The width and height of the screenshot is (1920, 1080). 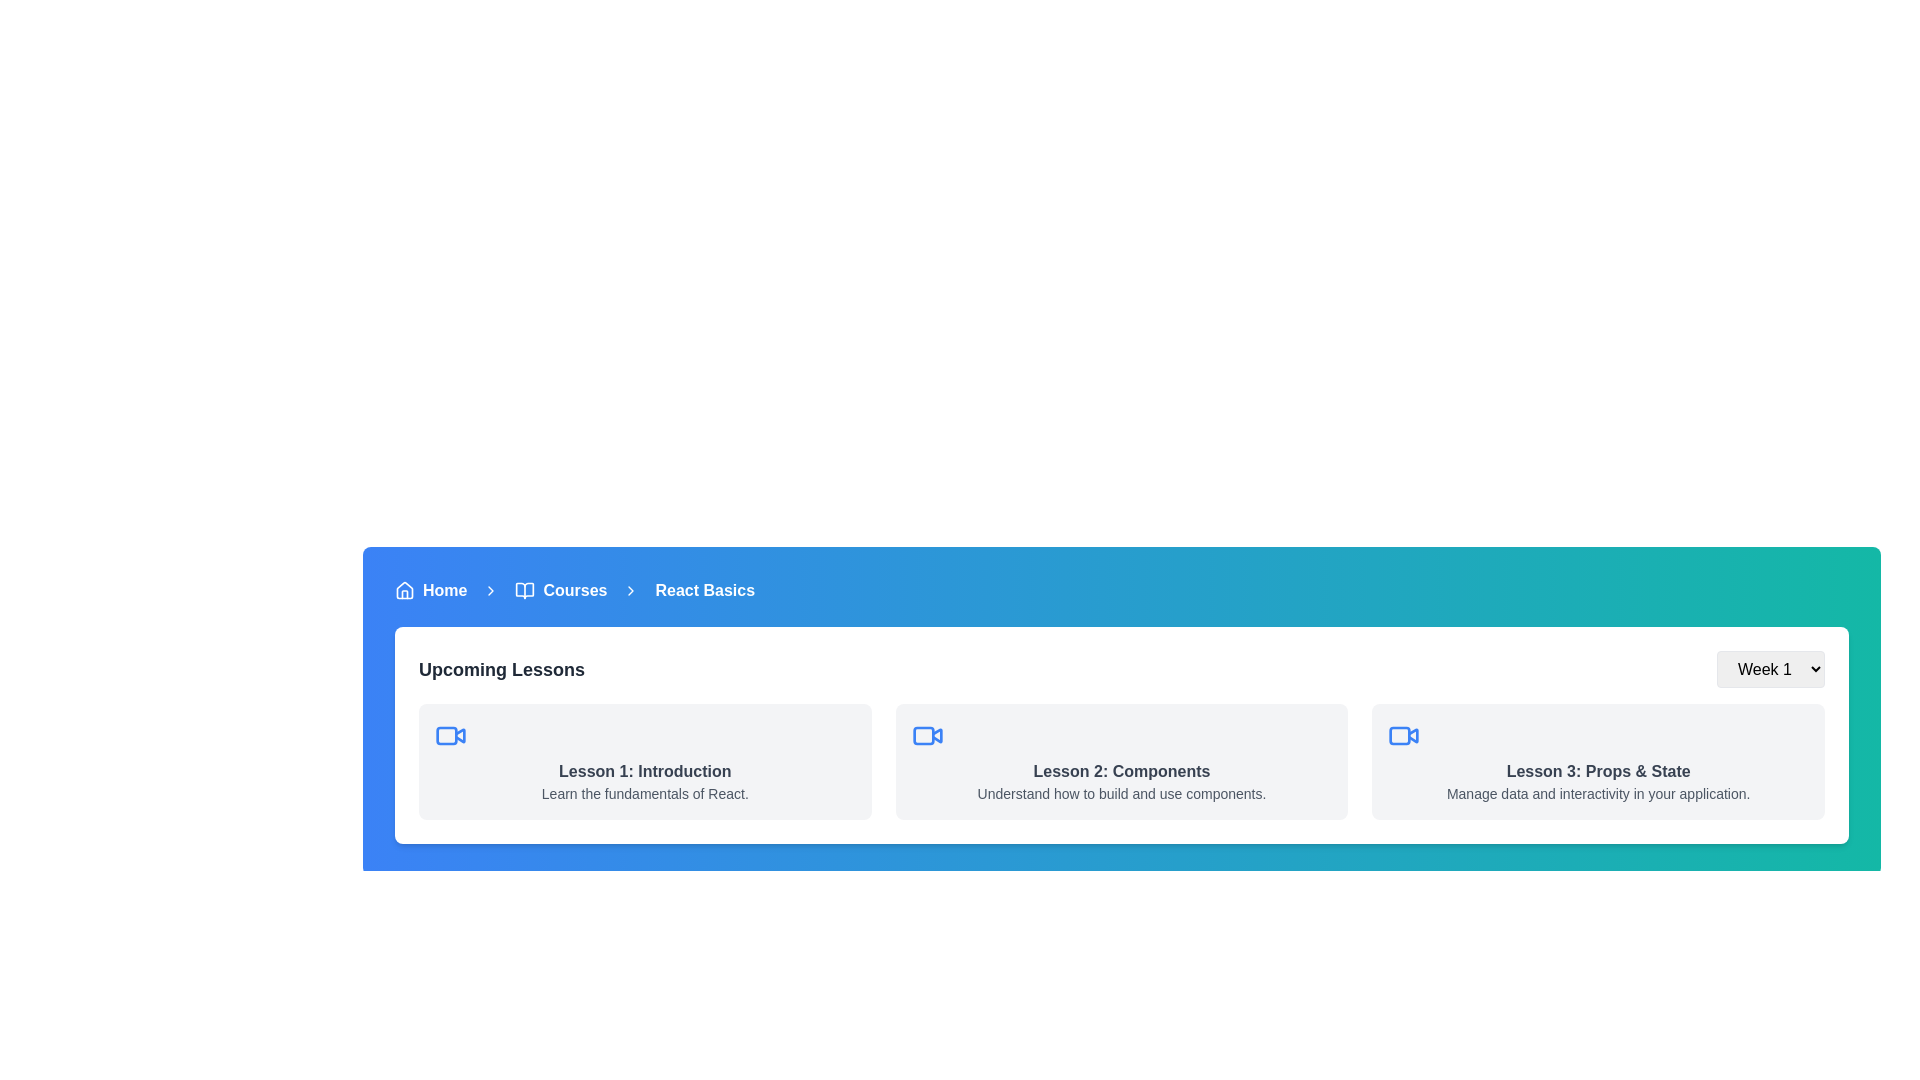 I want to click on the small triangle-shaped icon with a blue accent color located within the third lesson card titled 'Lesson 3: Props & State', positioned to the left of the lesson description text, so click(x=1412, y=735).